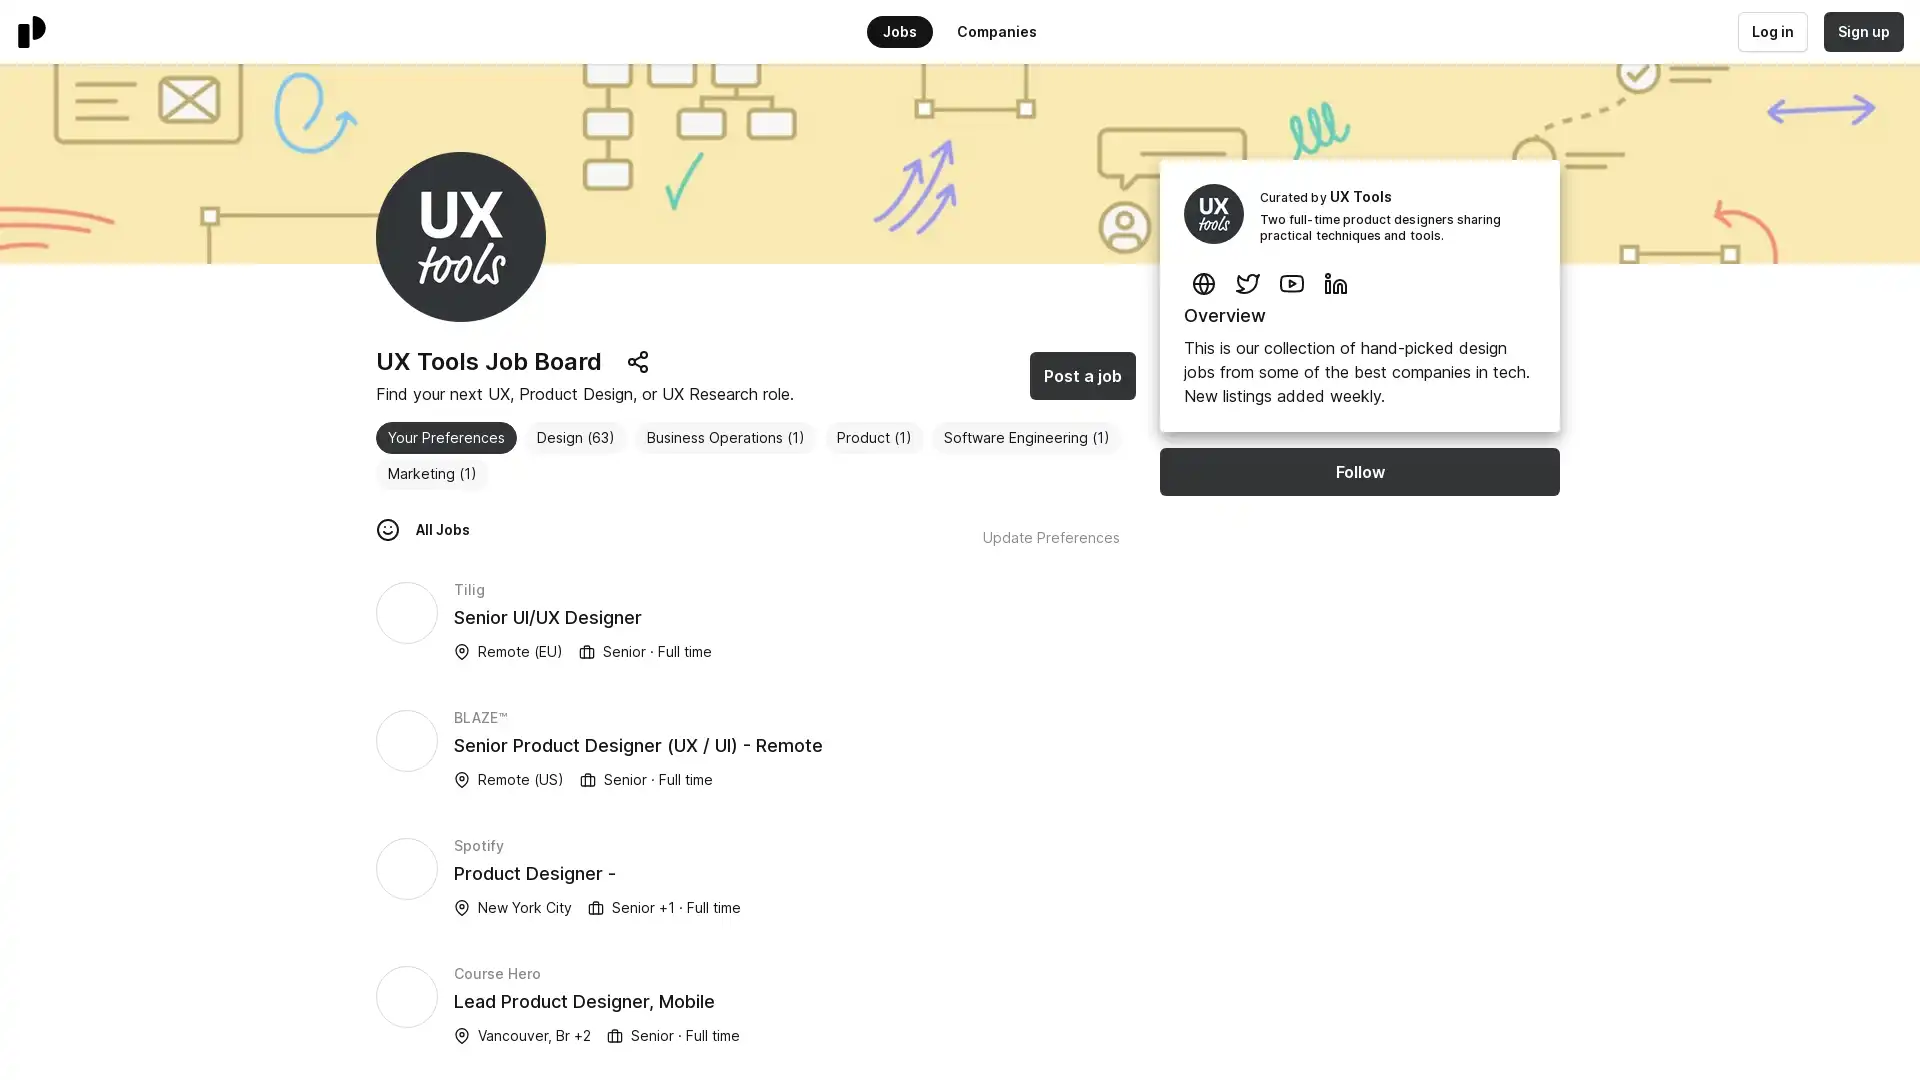 Image resolution: width=1920 pixels, height=1080 pixels. What do you see at coordinates (1359, 471) in the screenshot?
I see `Follow` at bounding box center [1359, 471].